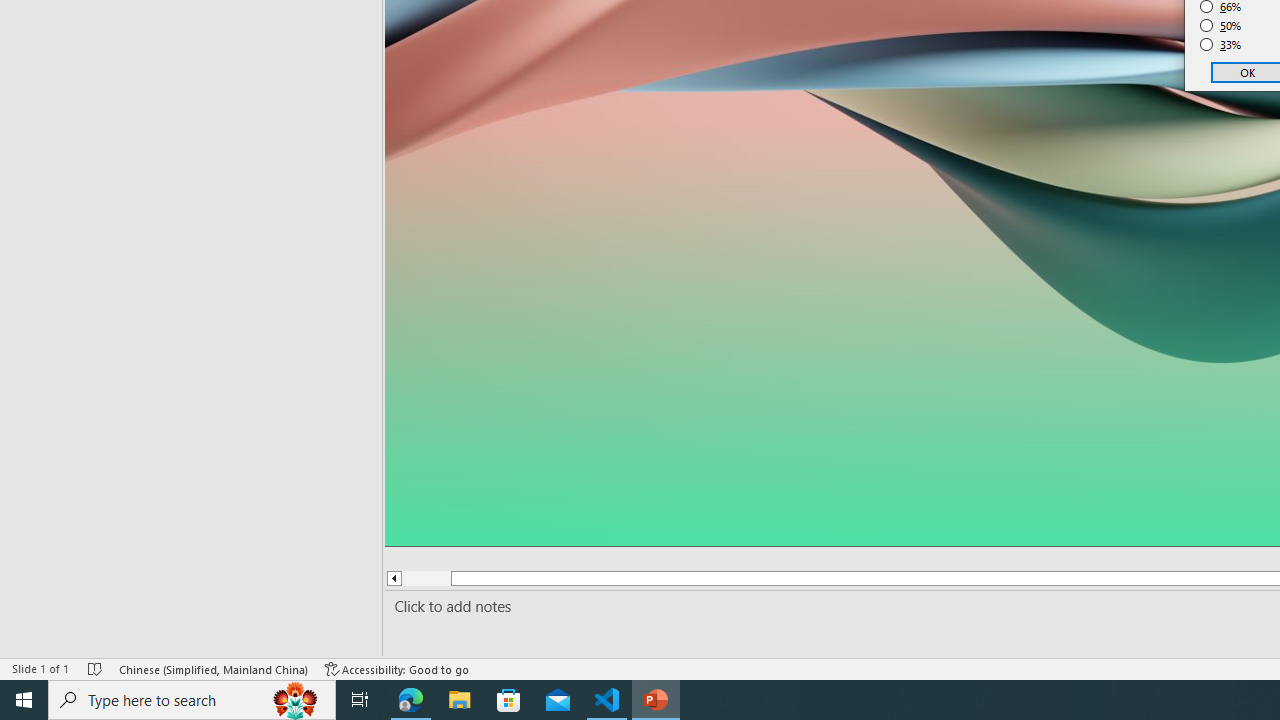  What do you see at coordinates (24, 698) in the screenshot?
I see `'Start'` at bounding box center [24, 698].